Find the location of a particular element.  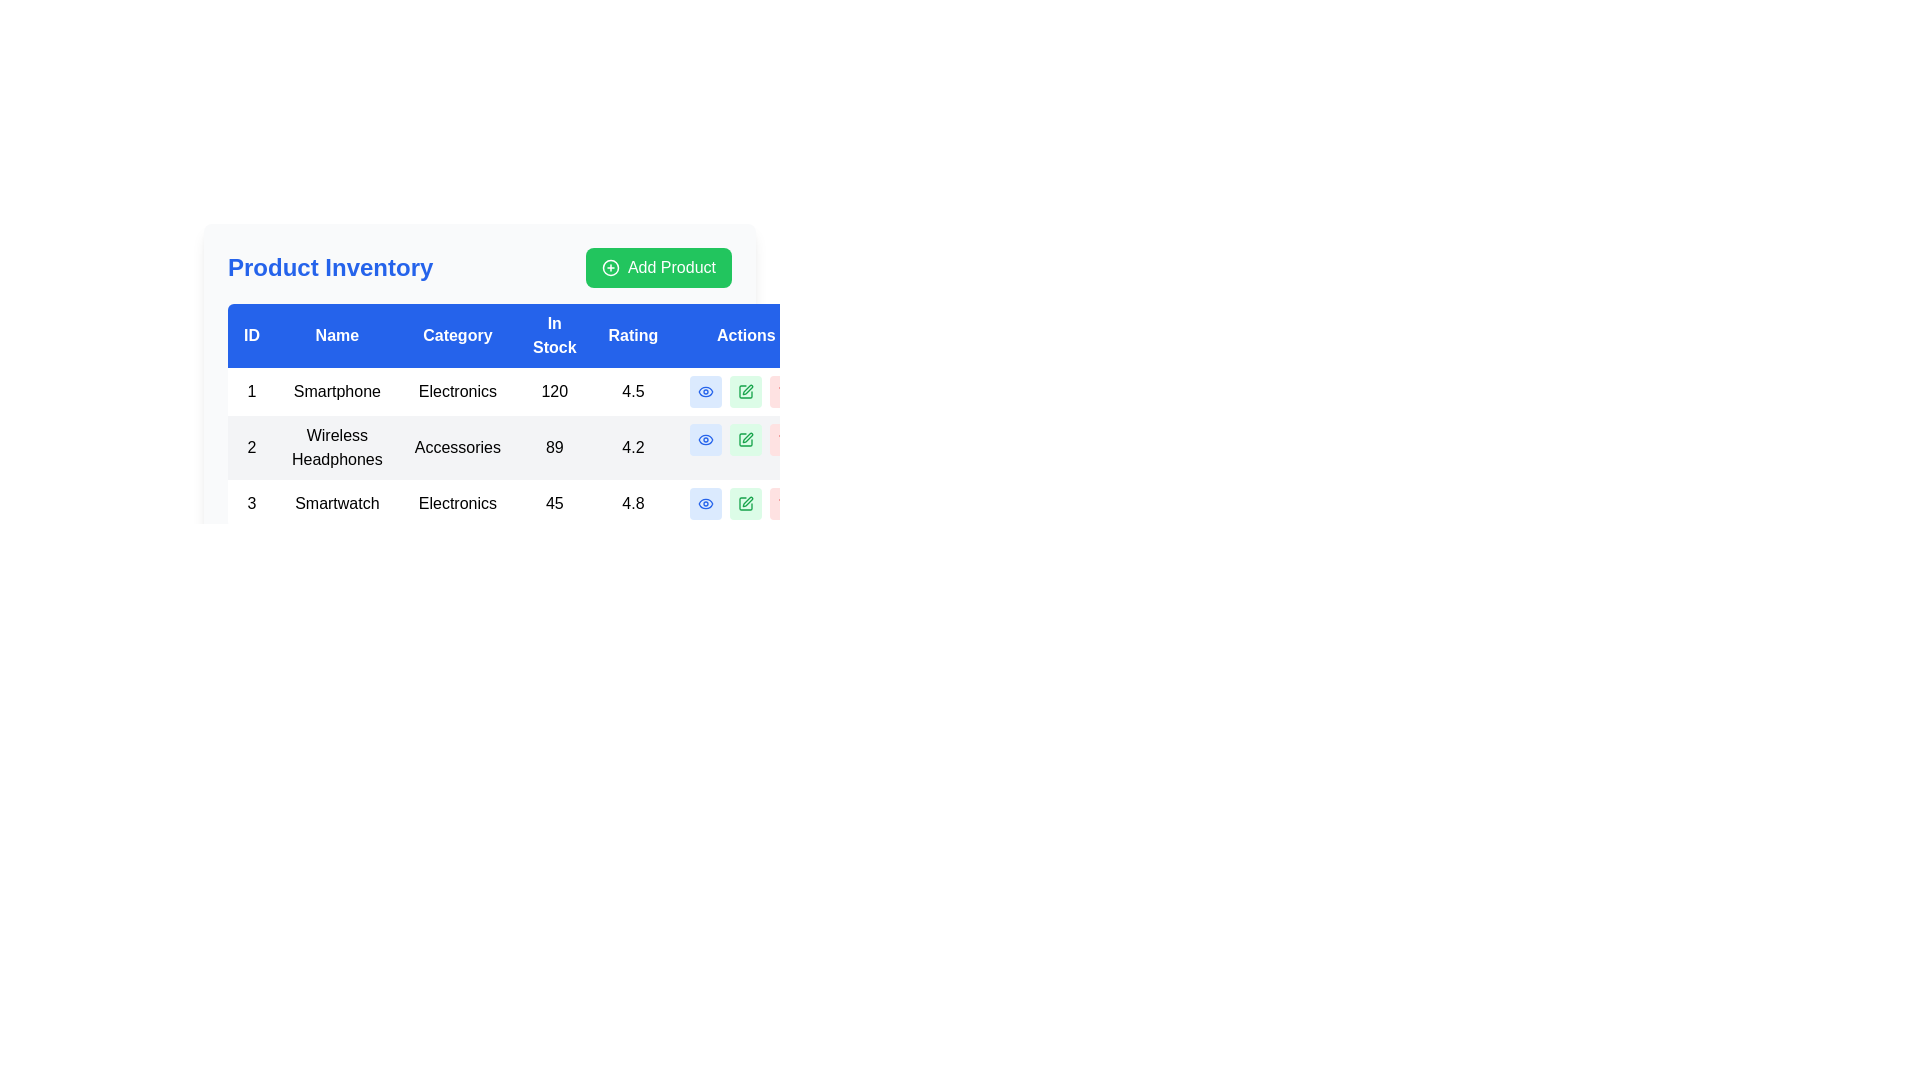

the pen-shaped icon located in the 'Actions' column of the third row for the 'Smartwatch' entry to initiate an edit action is located at coordinates (747, 389).